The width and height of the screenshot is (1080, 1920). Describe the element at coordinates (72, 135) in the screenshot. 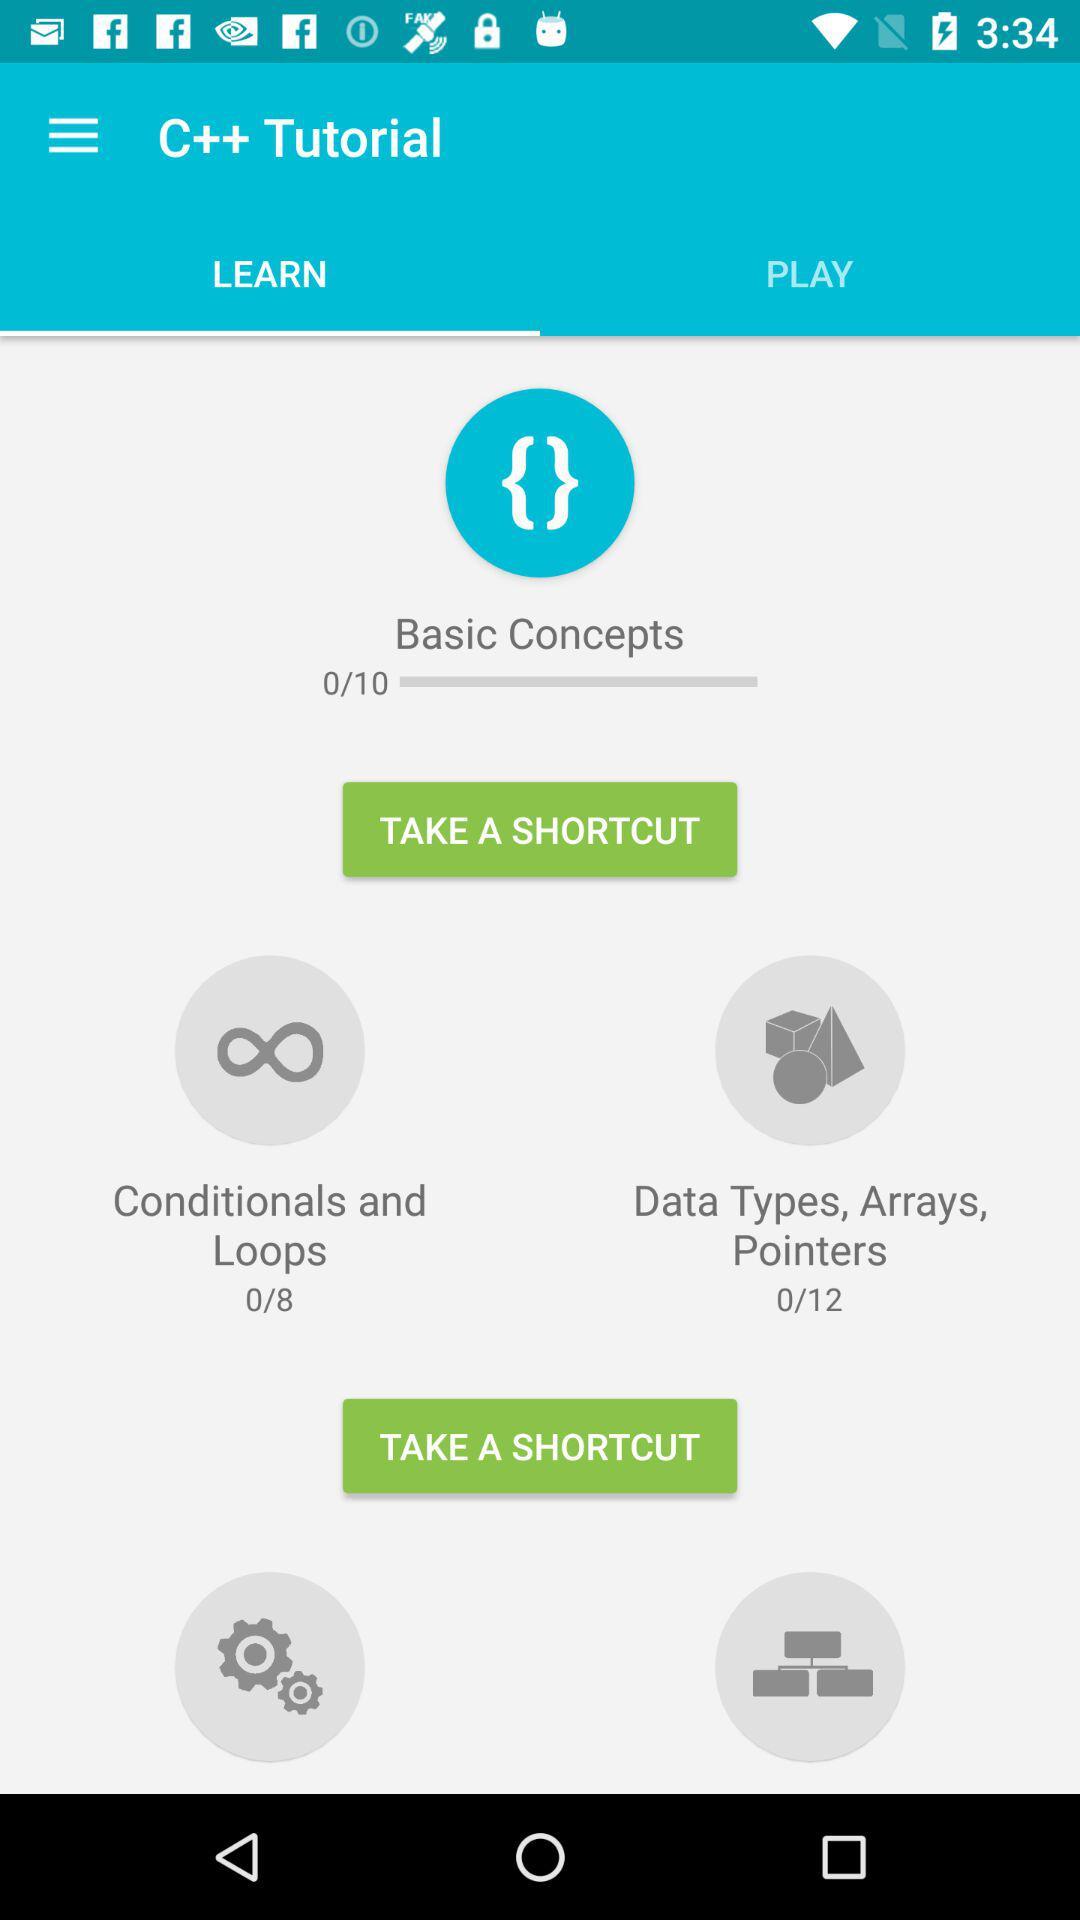

I see `the icon to the left of the c++ tutorial` at that location.